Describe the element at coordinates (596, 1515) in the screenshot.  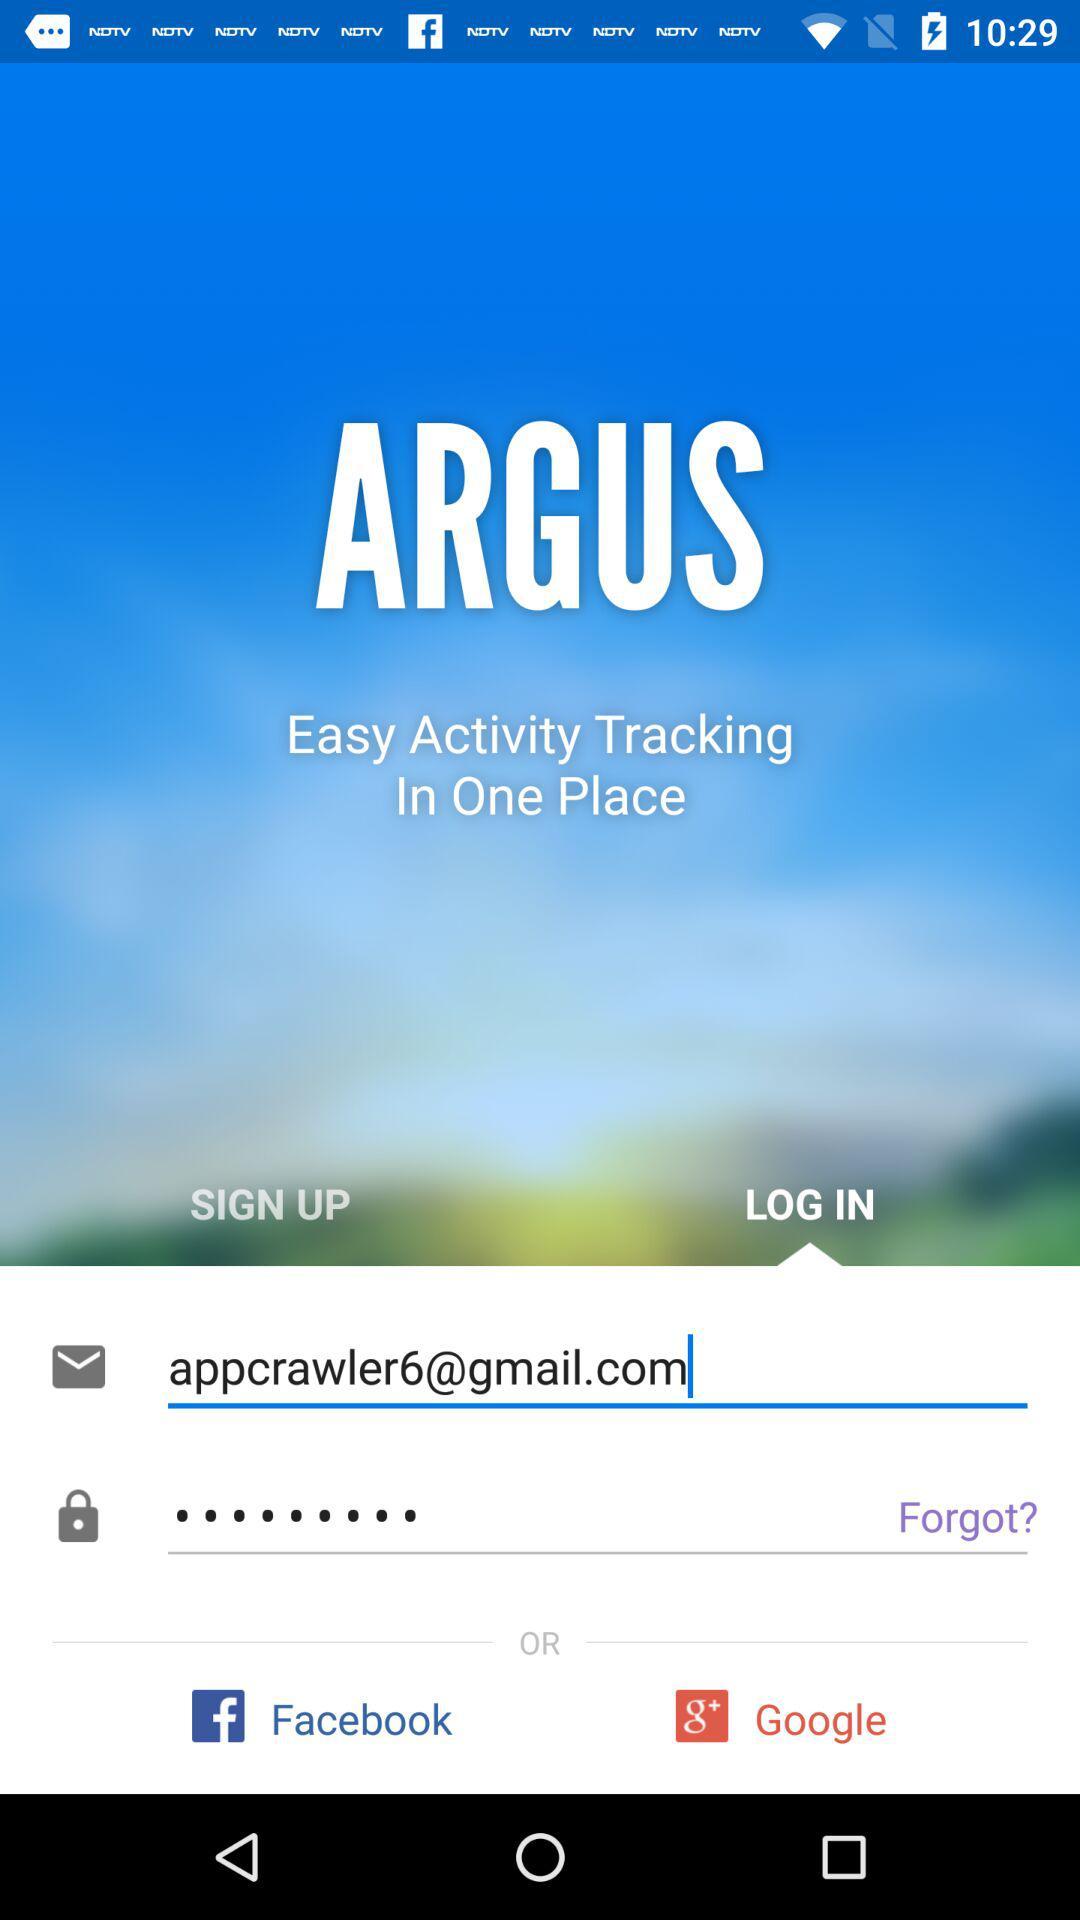
I see `the crowd3116` at that location.